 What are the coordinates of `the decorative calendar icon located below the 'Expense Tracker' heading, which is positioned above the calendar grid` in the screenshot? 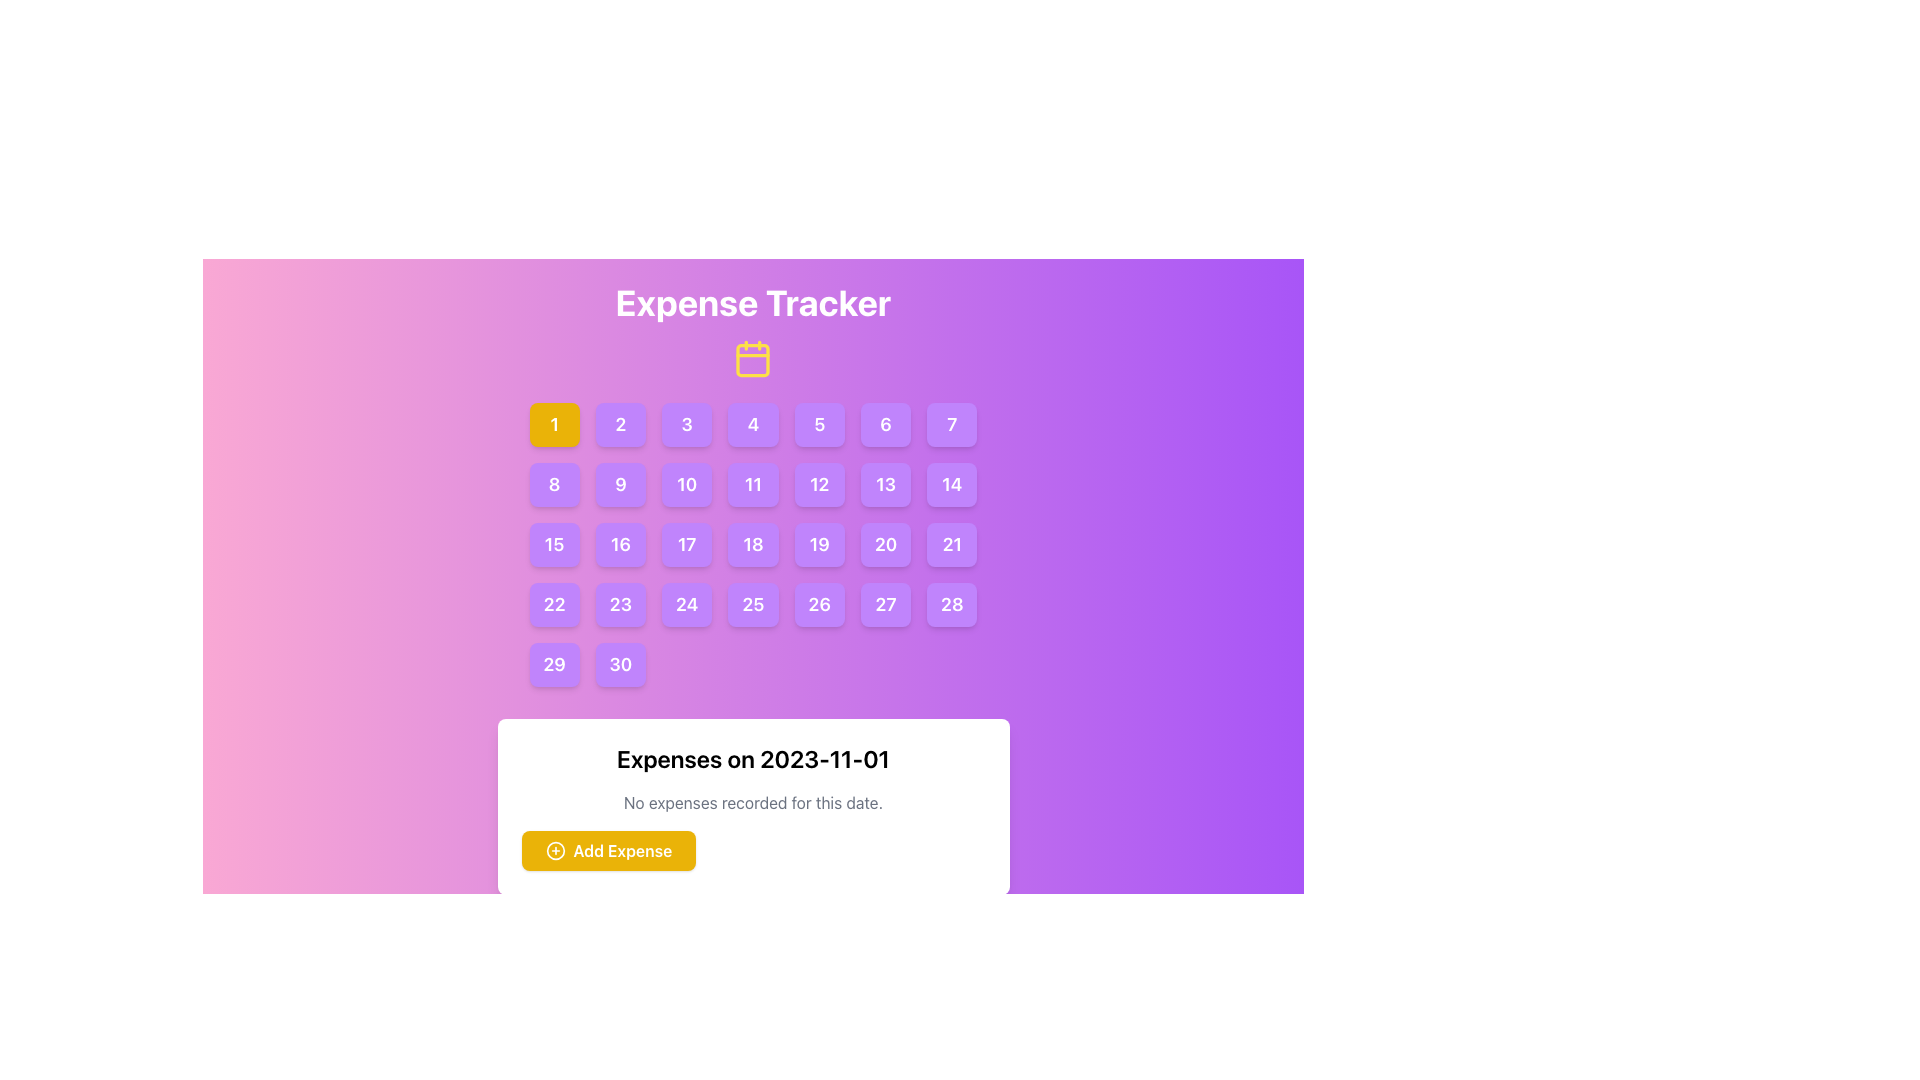 It's located at (752, 357).